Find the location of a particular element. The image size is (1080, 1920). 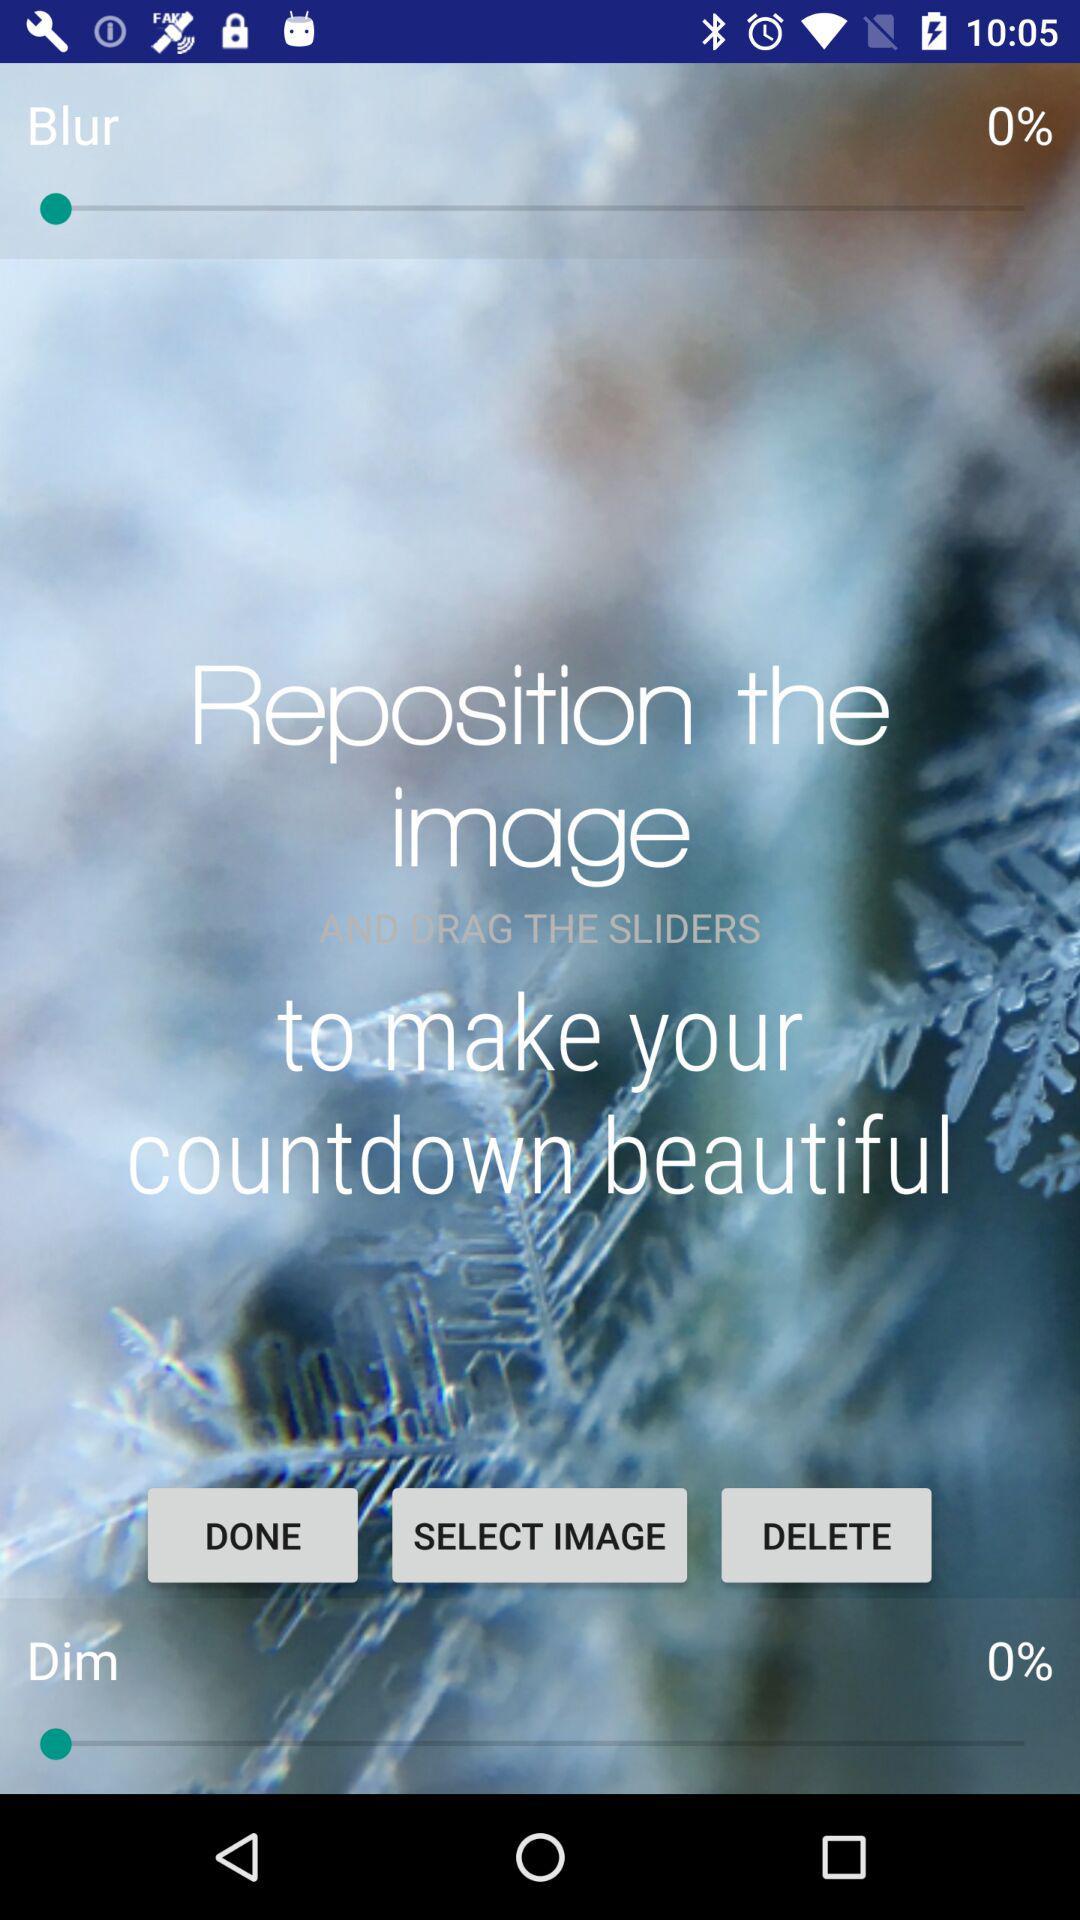

icon to the left of the delete is located at coordinates (538, 1534).